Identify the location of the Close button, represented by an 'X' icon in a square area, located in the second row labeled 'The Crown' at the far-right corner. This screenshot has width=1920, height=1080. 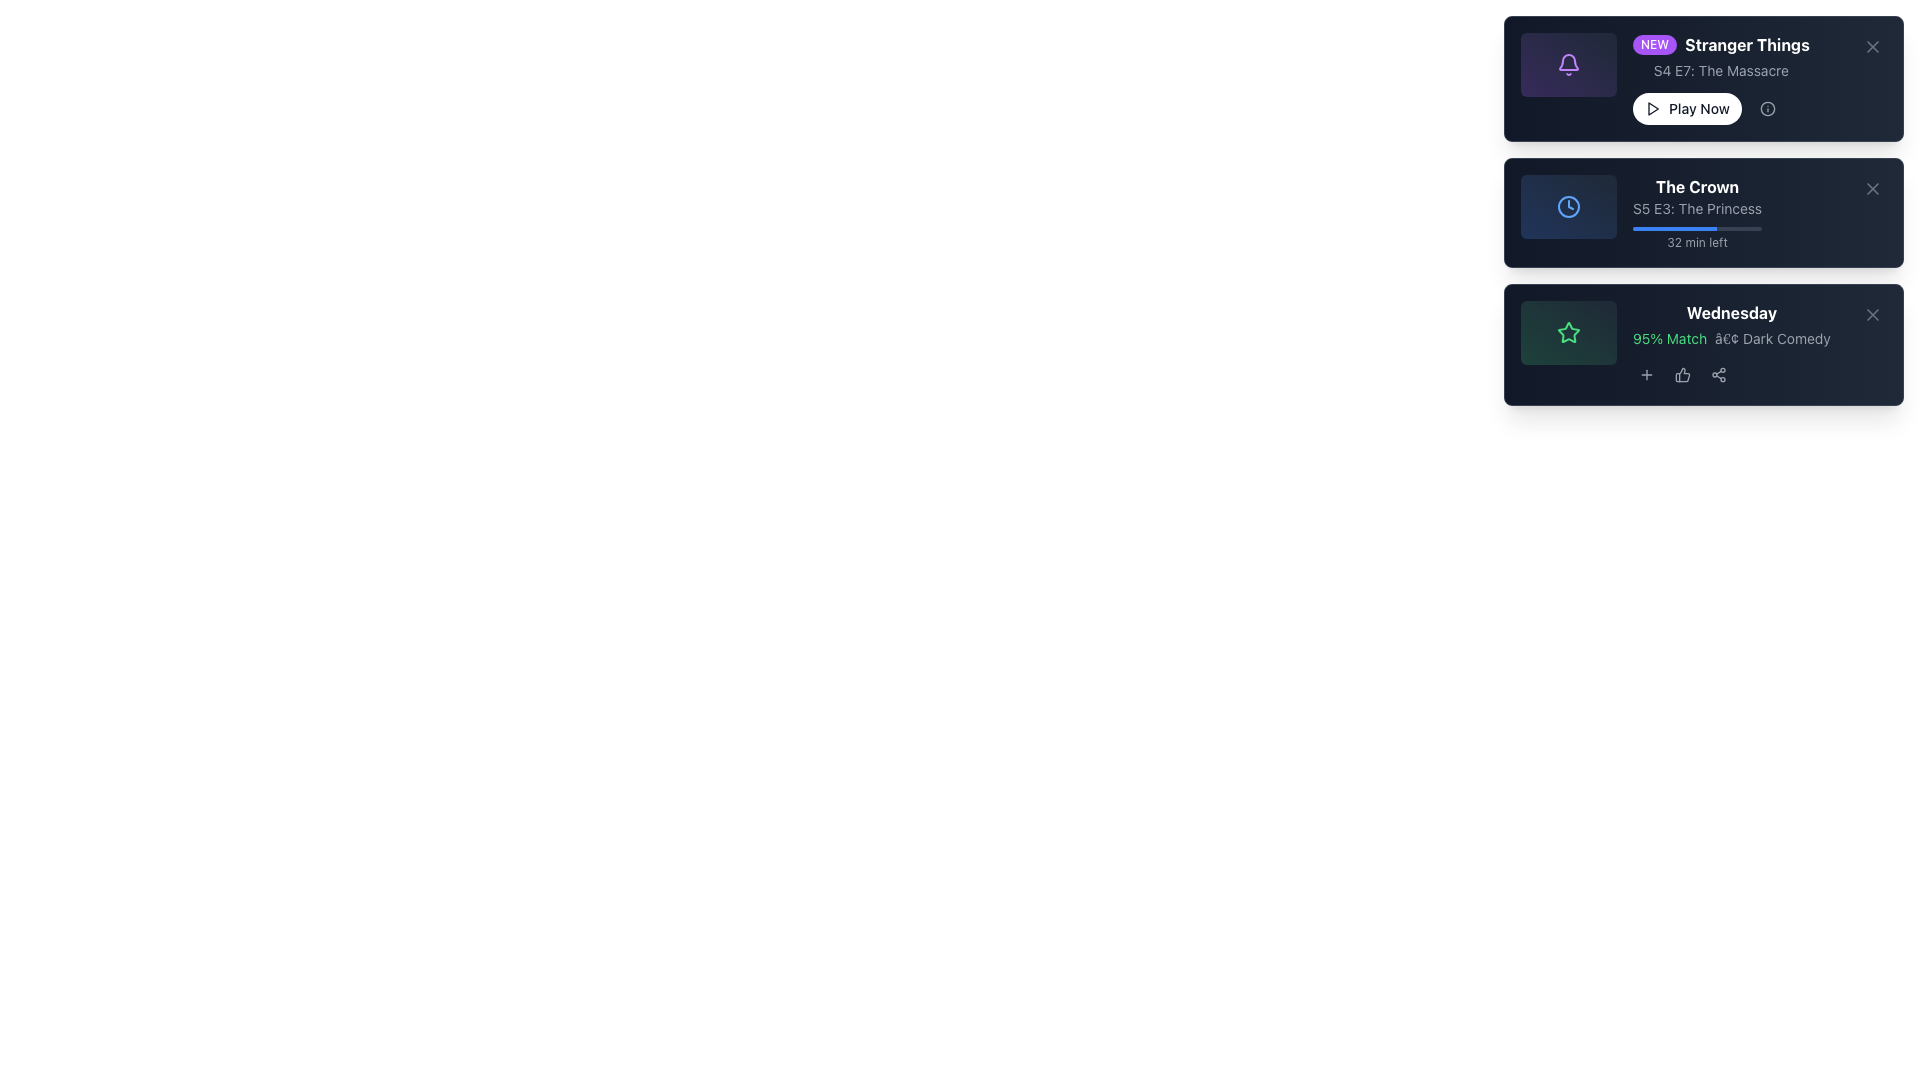
(1871, 189).